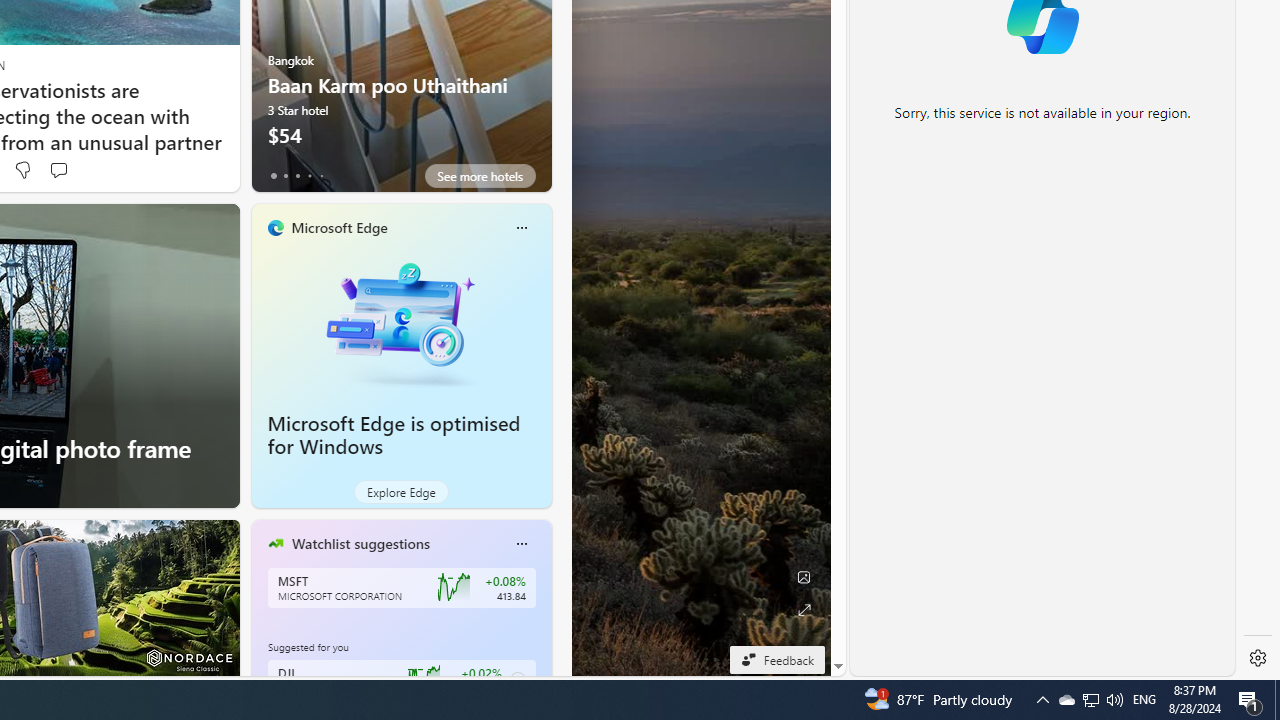  Describe the element at coordinates (803, 609) in the screenshot. I see `'Expand background'` at that location.